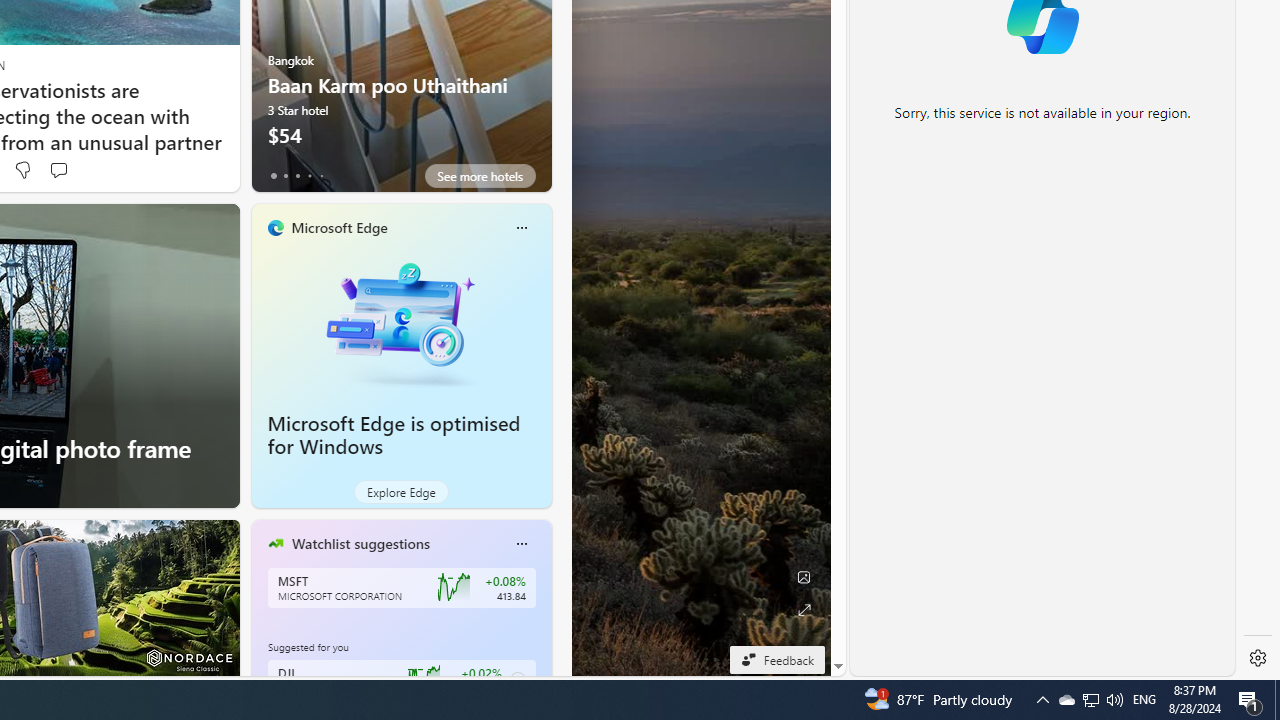  Describe the element at coordinates (803, 609) in the screenshot. I see `'Expand background'` at that location.